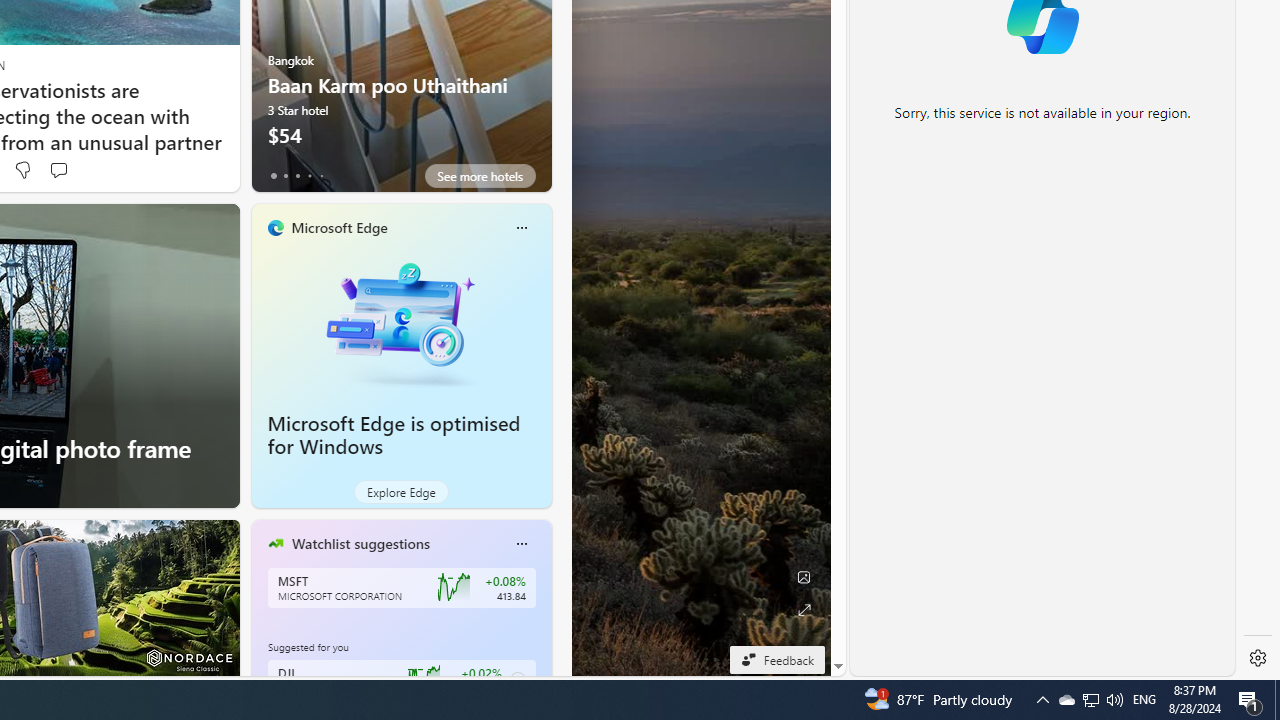  Describe the element at coordinates (803, 609) in the screenshot. I see `'Expand background'` at that location.